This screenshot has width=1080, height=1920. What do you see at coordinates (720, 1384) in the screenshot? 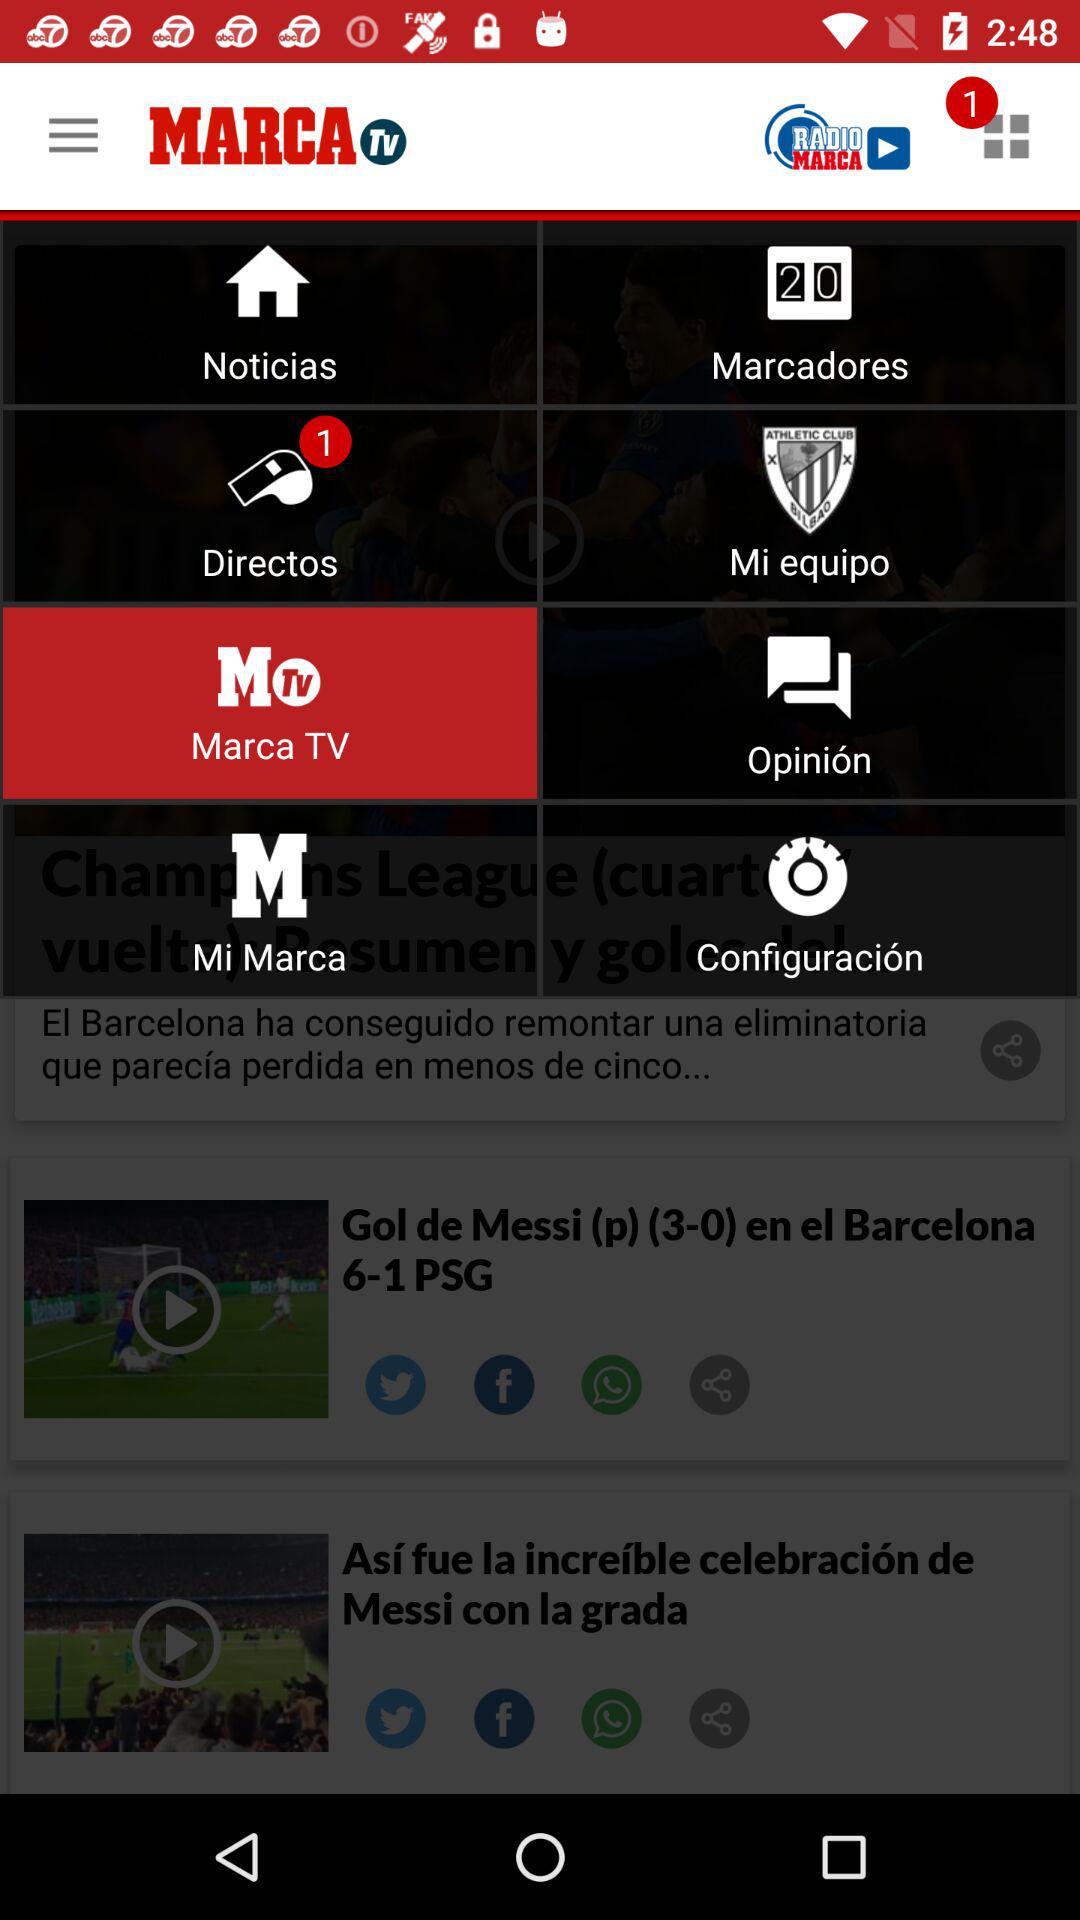
I see `share the article` at bounding box center [720, 1384].